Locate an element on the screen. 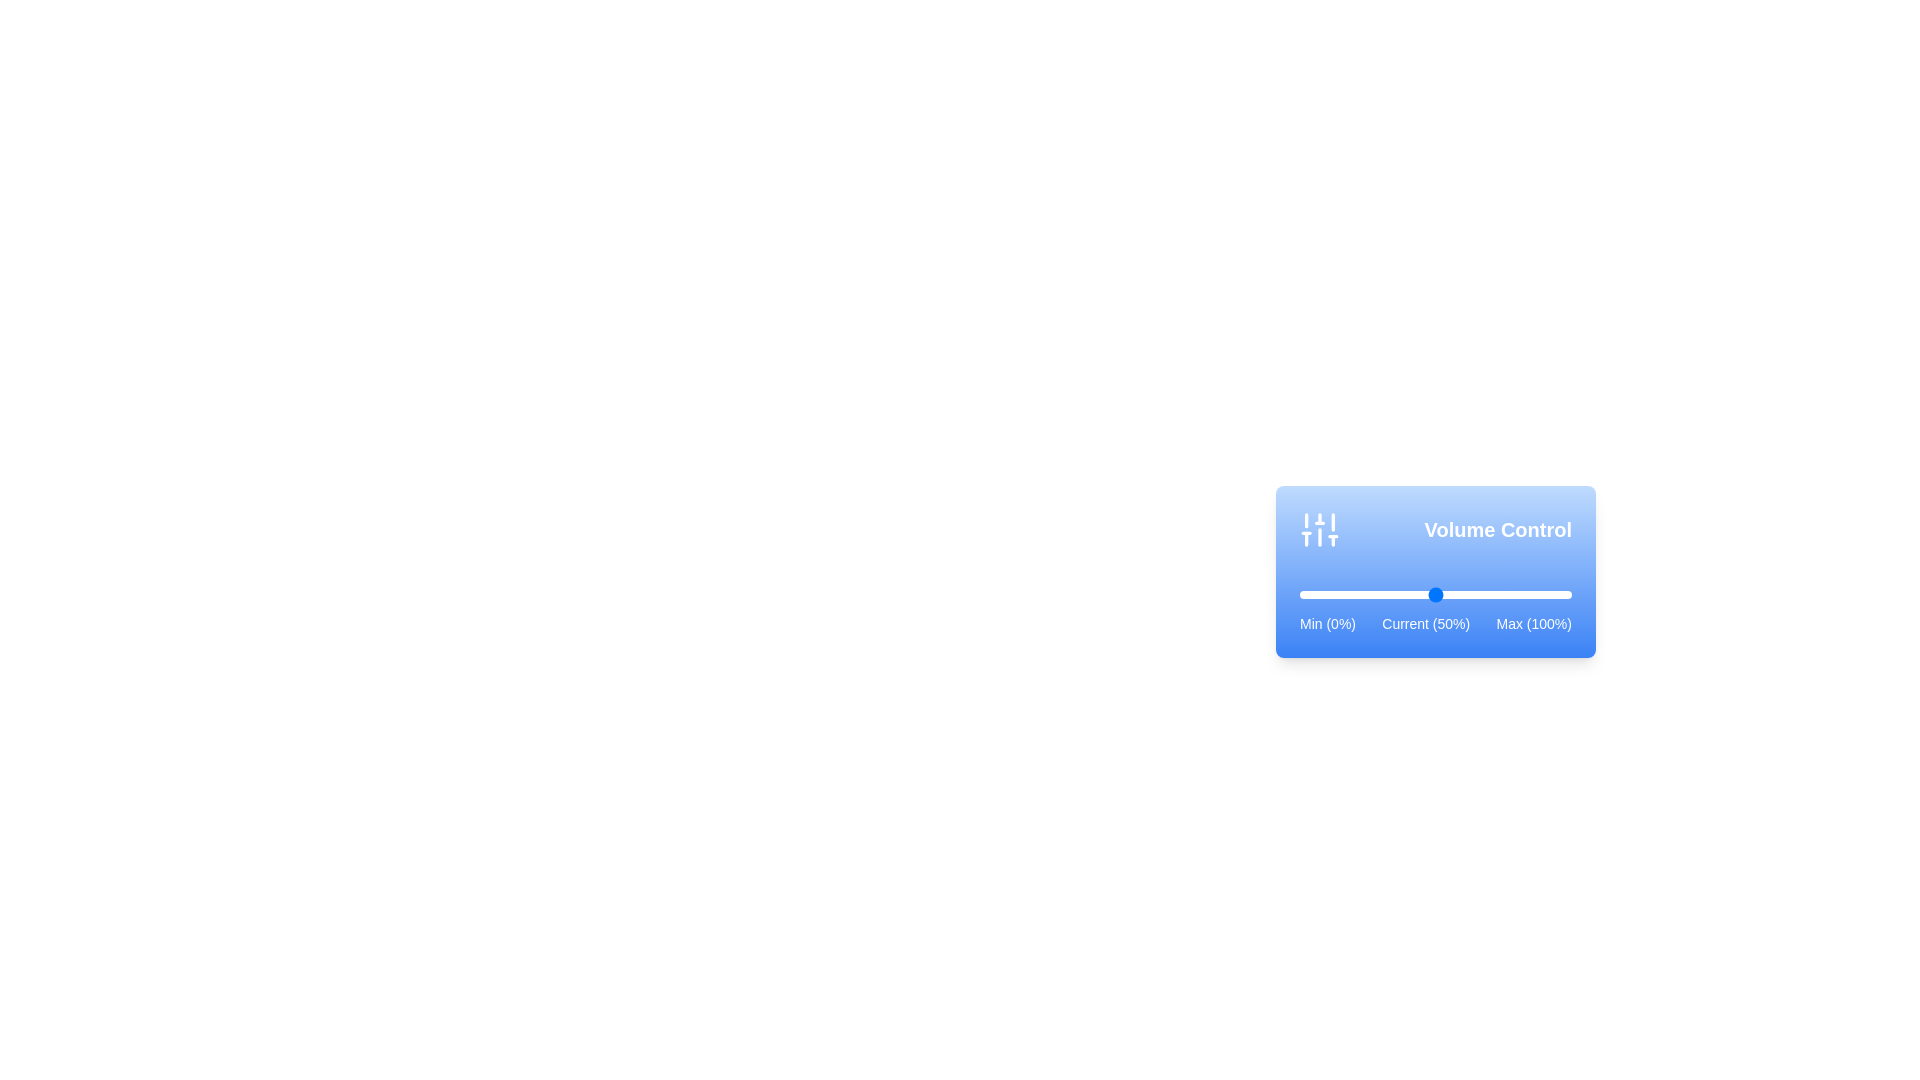 Image resolution: width=1920 pixels, height=1080 pixels. the slider to inspect visual feedback is located at coordinates (1434, 593).